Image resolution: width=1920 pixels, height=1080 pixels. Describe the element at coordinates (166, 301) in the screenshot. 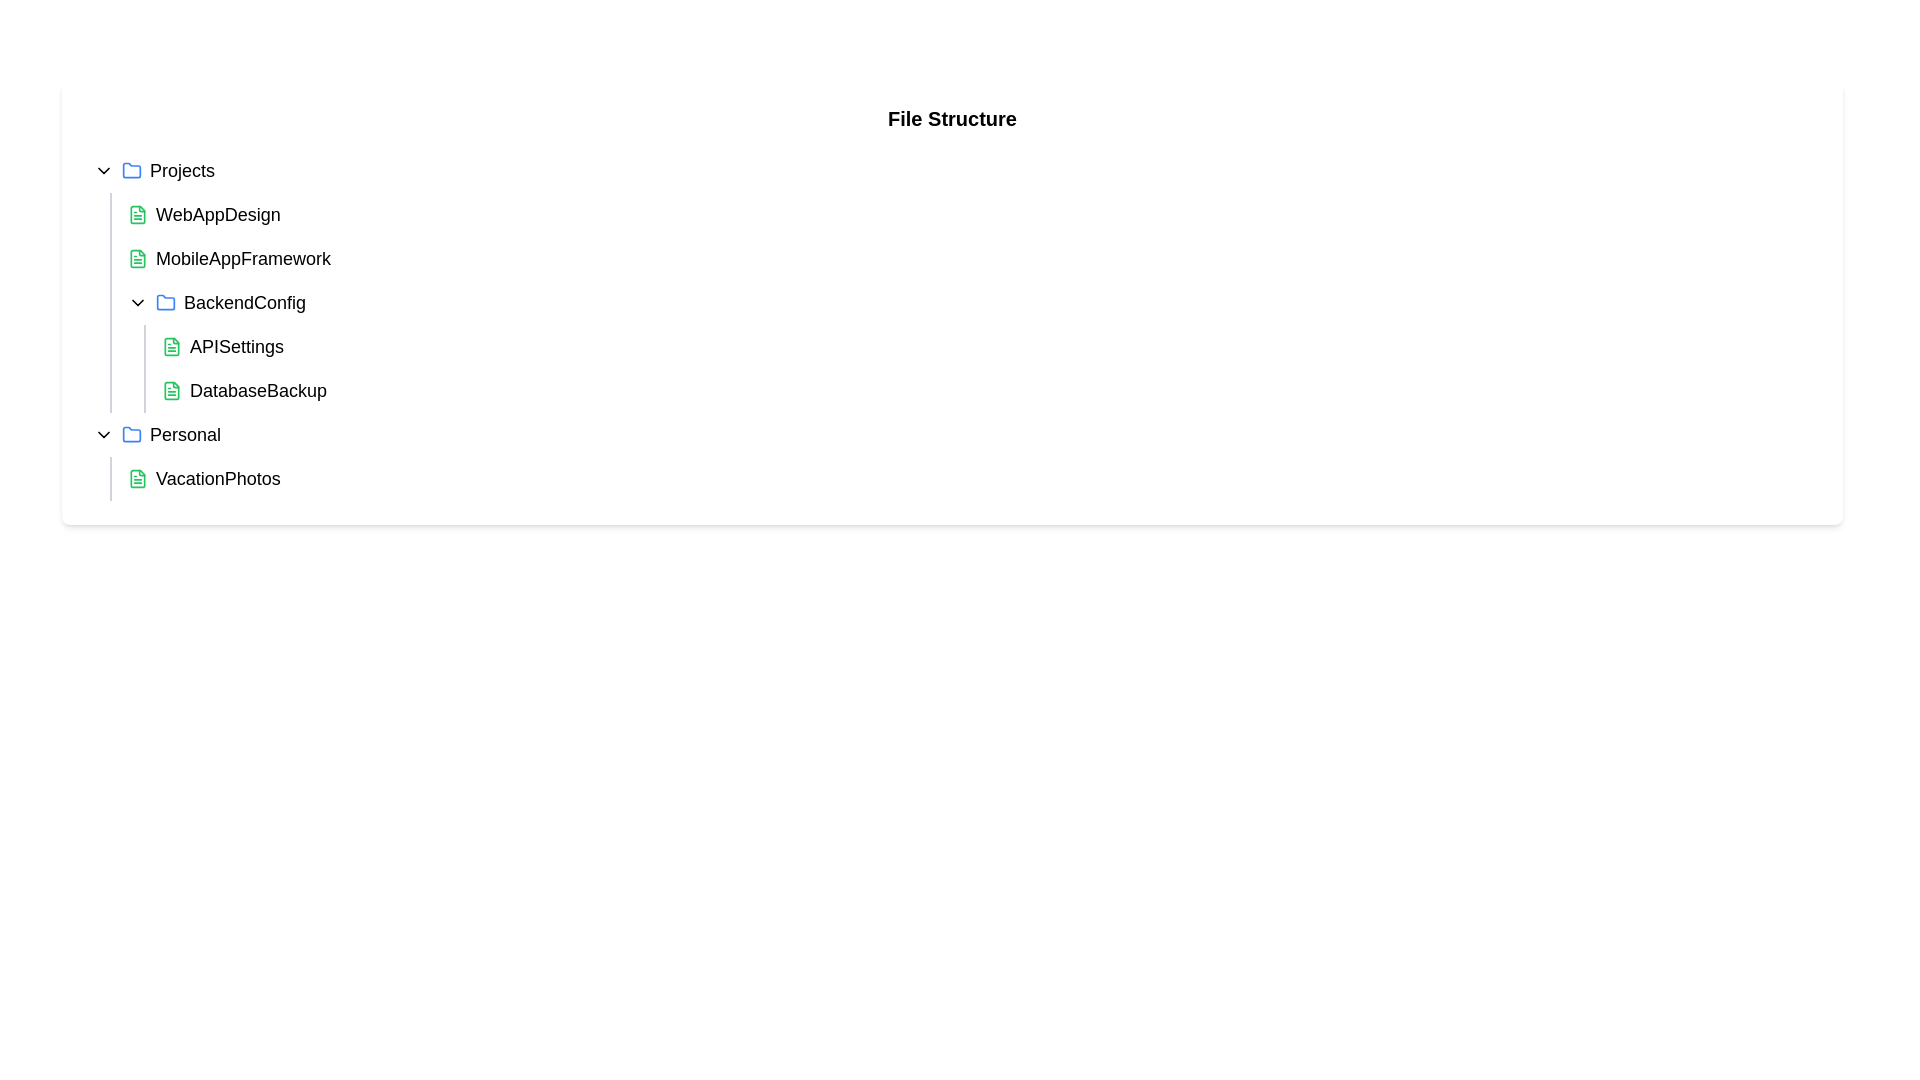

I see `the folder icon representing 'BackendConfig' located` at that location.